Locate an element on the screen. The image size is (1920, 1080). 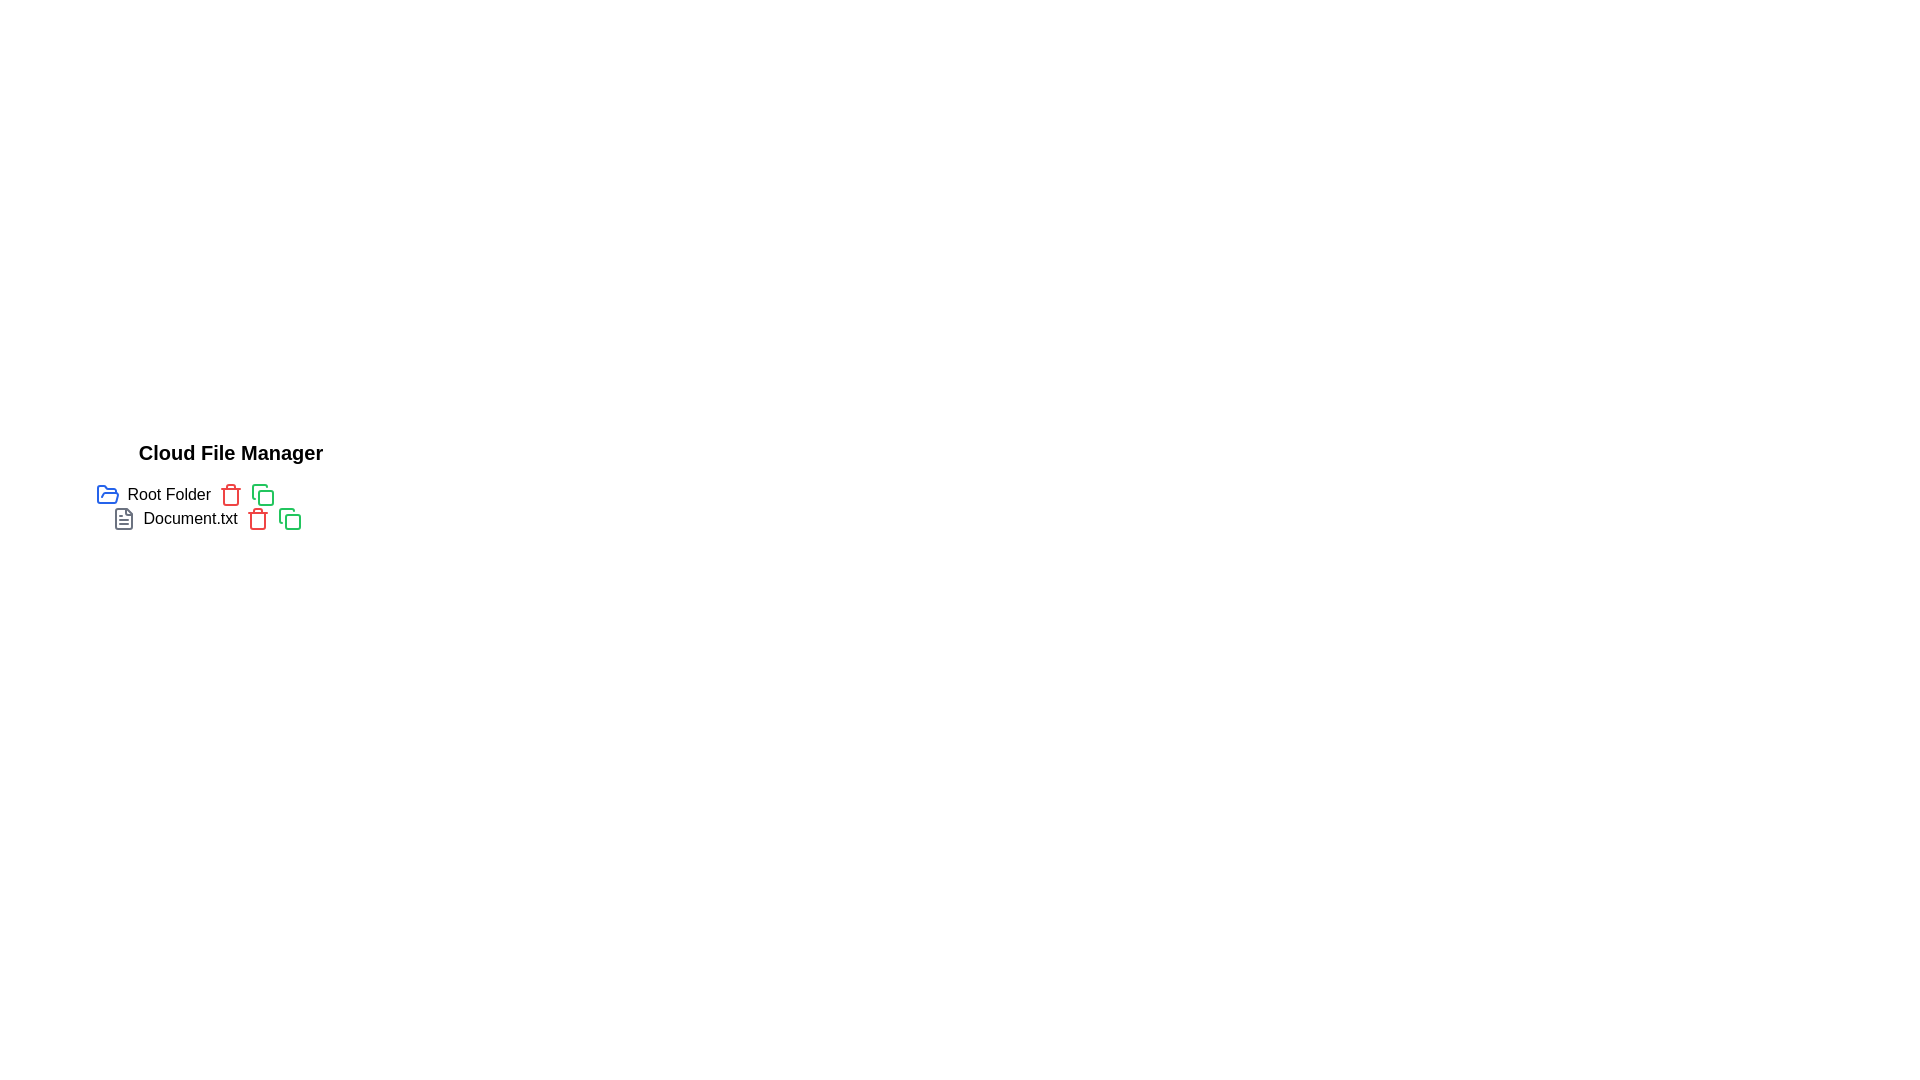
the trash can icon button located to the right of the 'Root Folder' text is located at coordinates (231, 494).